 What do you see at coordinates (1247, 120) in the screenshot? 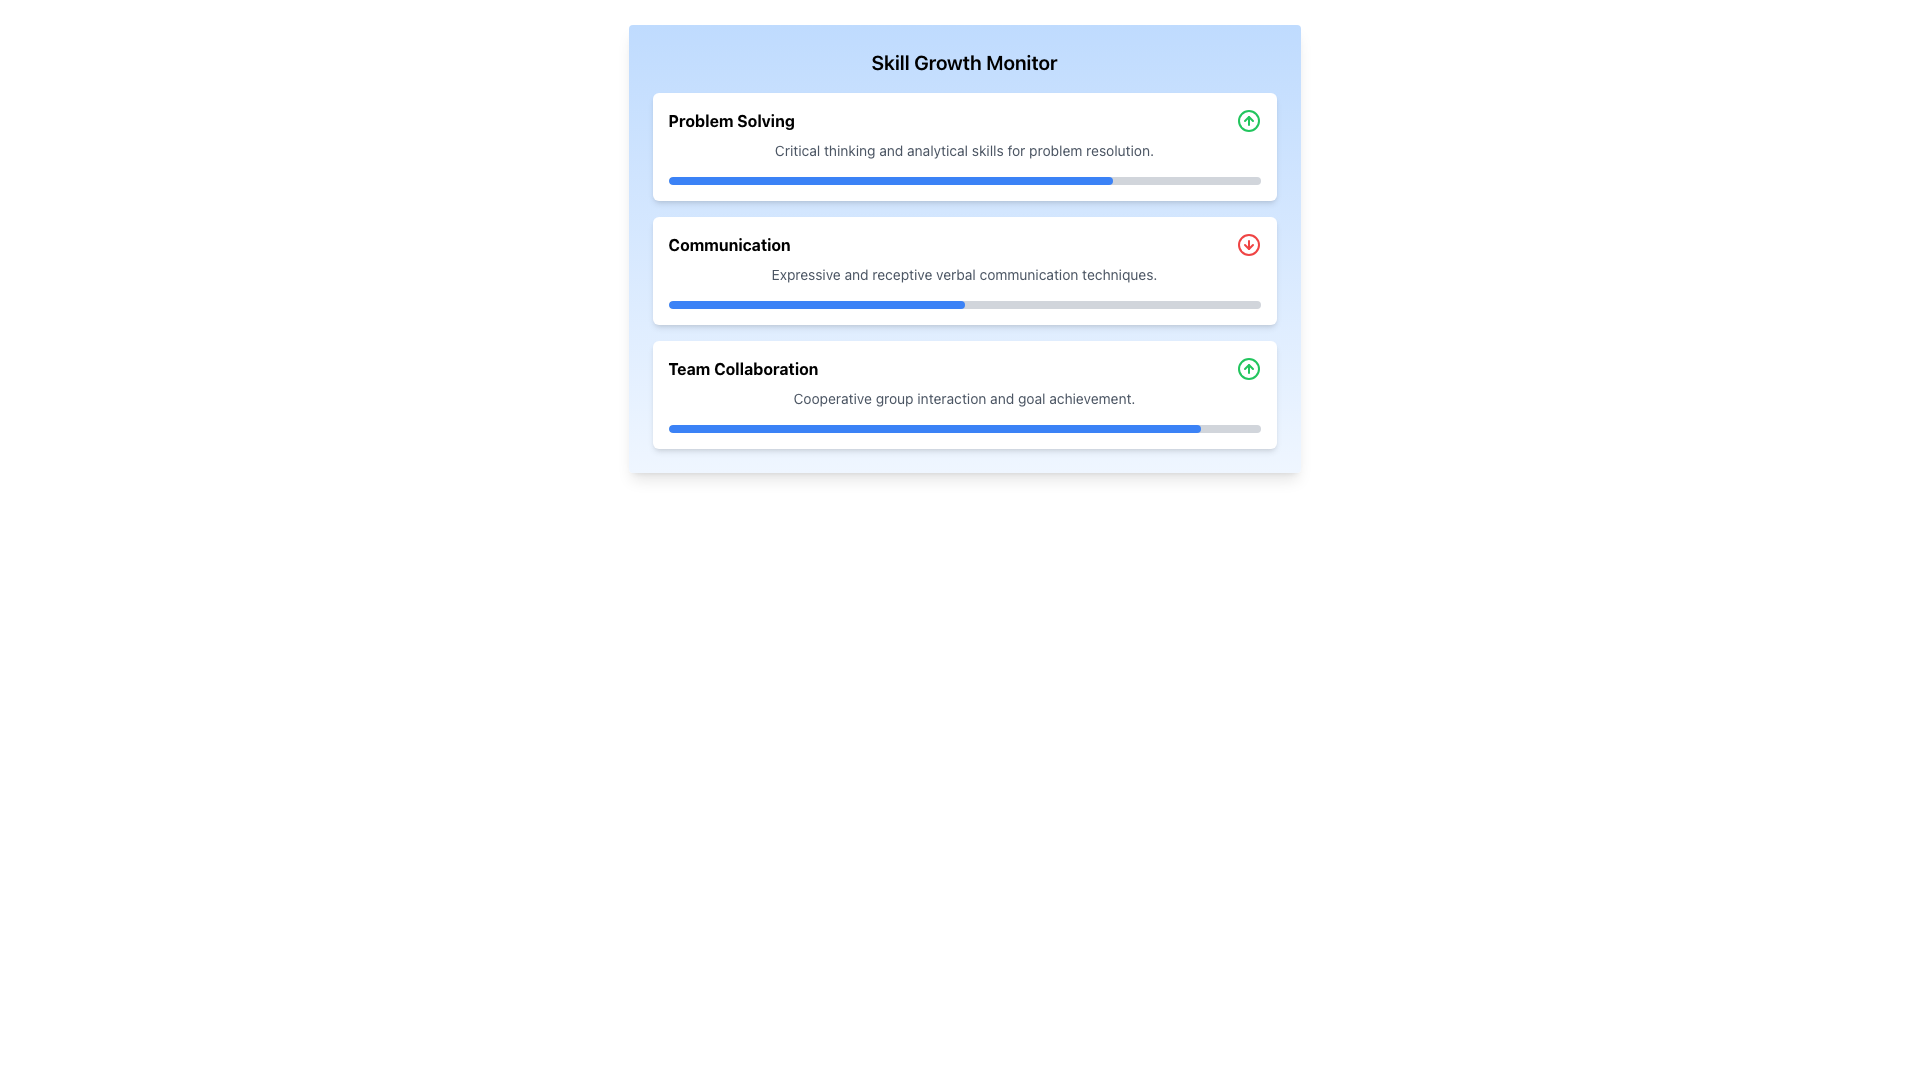
I see `the performance increase icon for the 'Problem Solving' metric, which is located on the far-right of the section title` at bounding box center [1247, 120].